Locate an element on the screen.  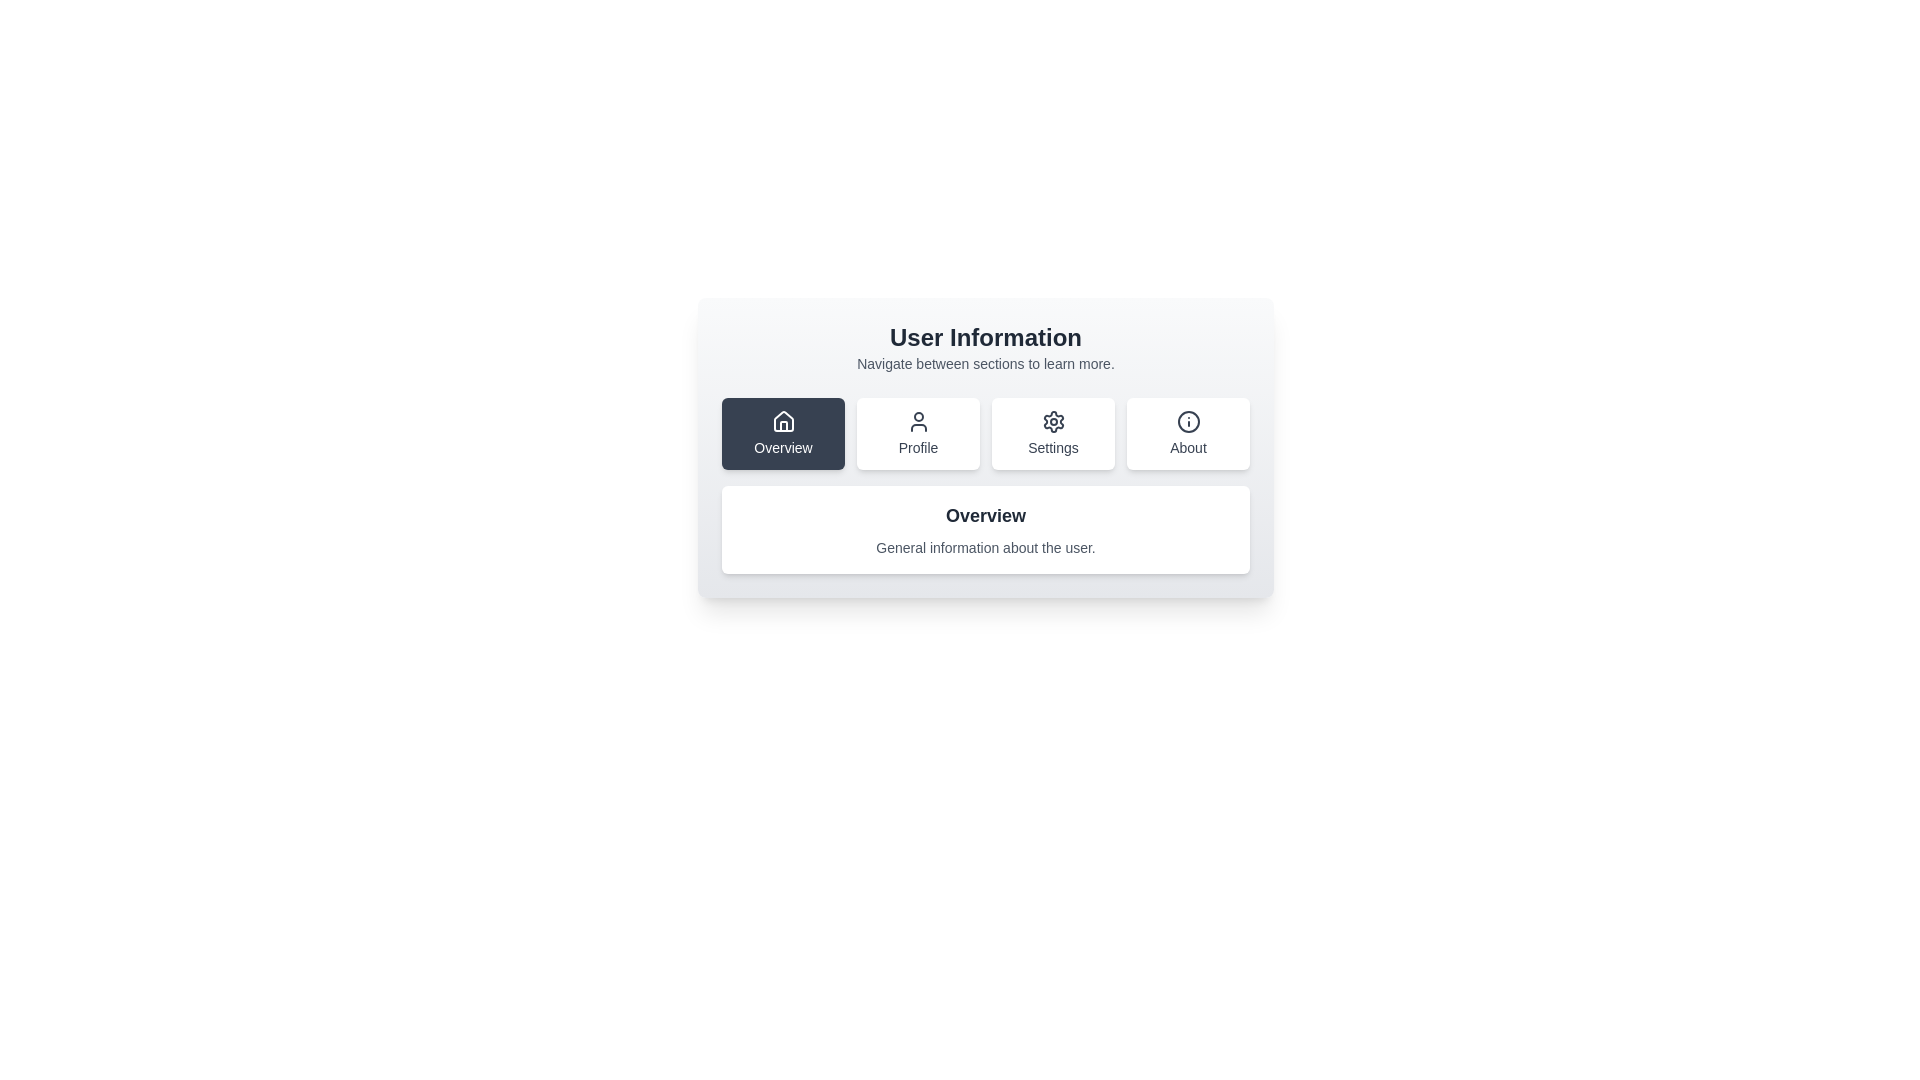
the circular icon component within the 'About' button in the User Information panel's navigation bar is located at coordinates (1188, 420).